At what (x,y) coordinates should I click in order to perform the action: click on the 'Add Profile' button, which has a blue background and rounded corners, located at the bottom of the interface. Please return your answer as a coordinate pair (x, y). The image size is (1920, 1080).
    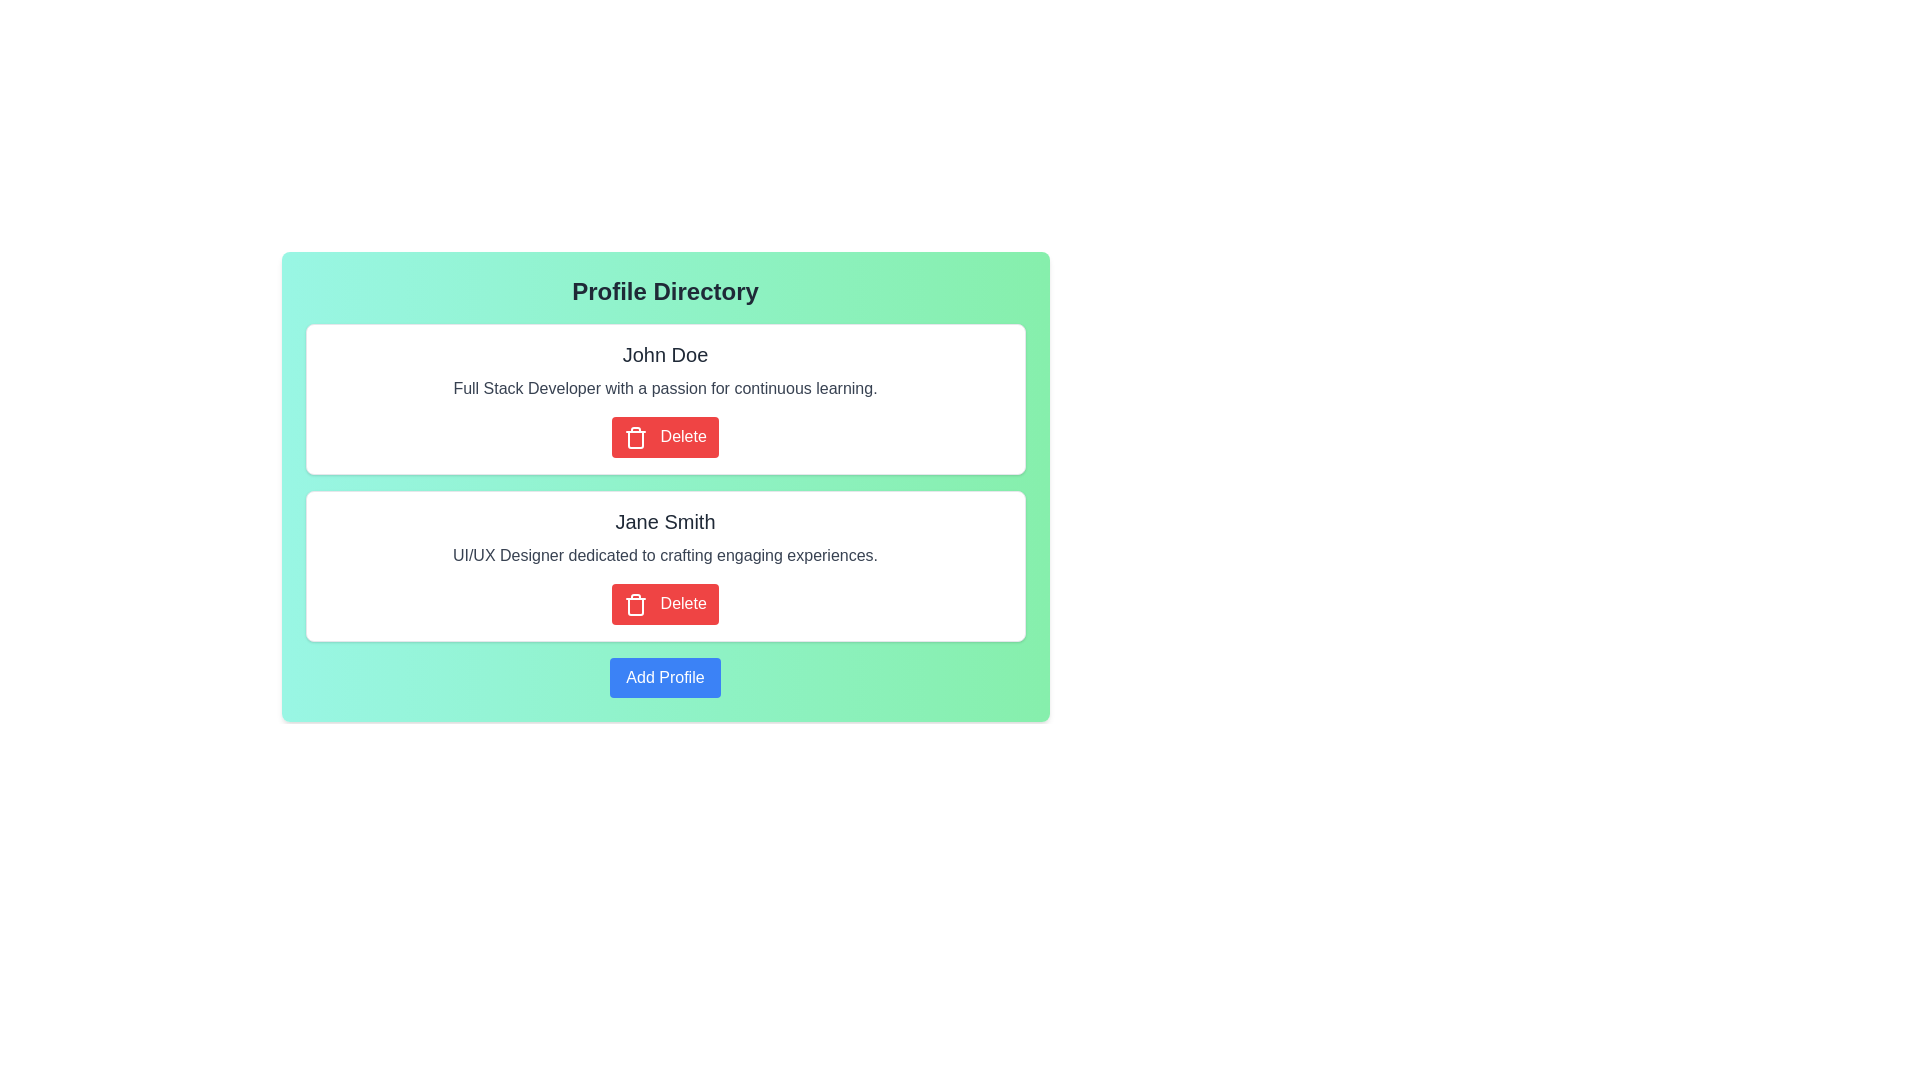
    Looking at the image, I should click on (665, 676).